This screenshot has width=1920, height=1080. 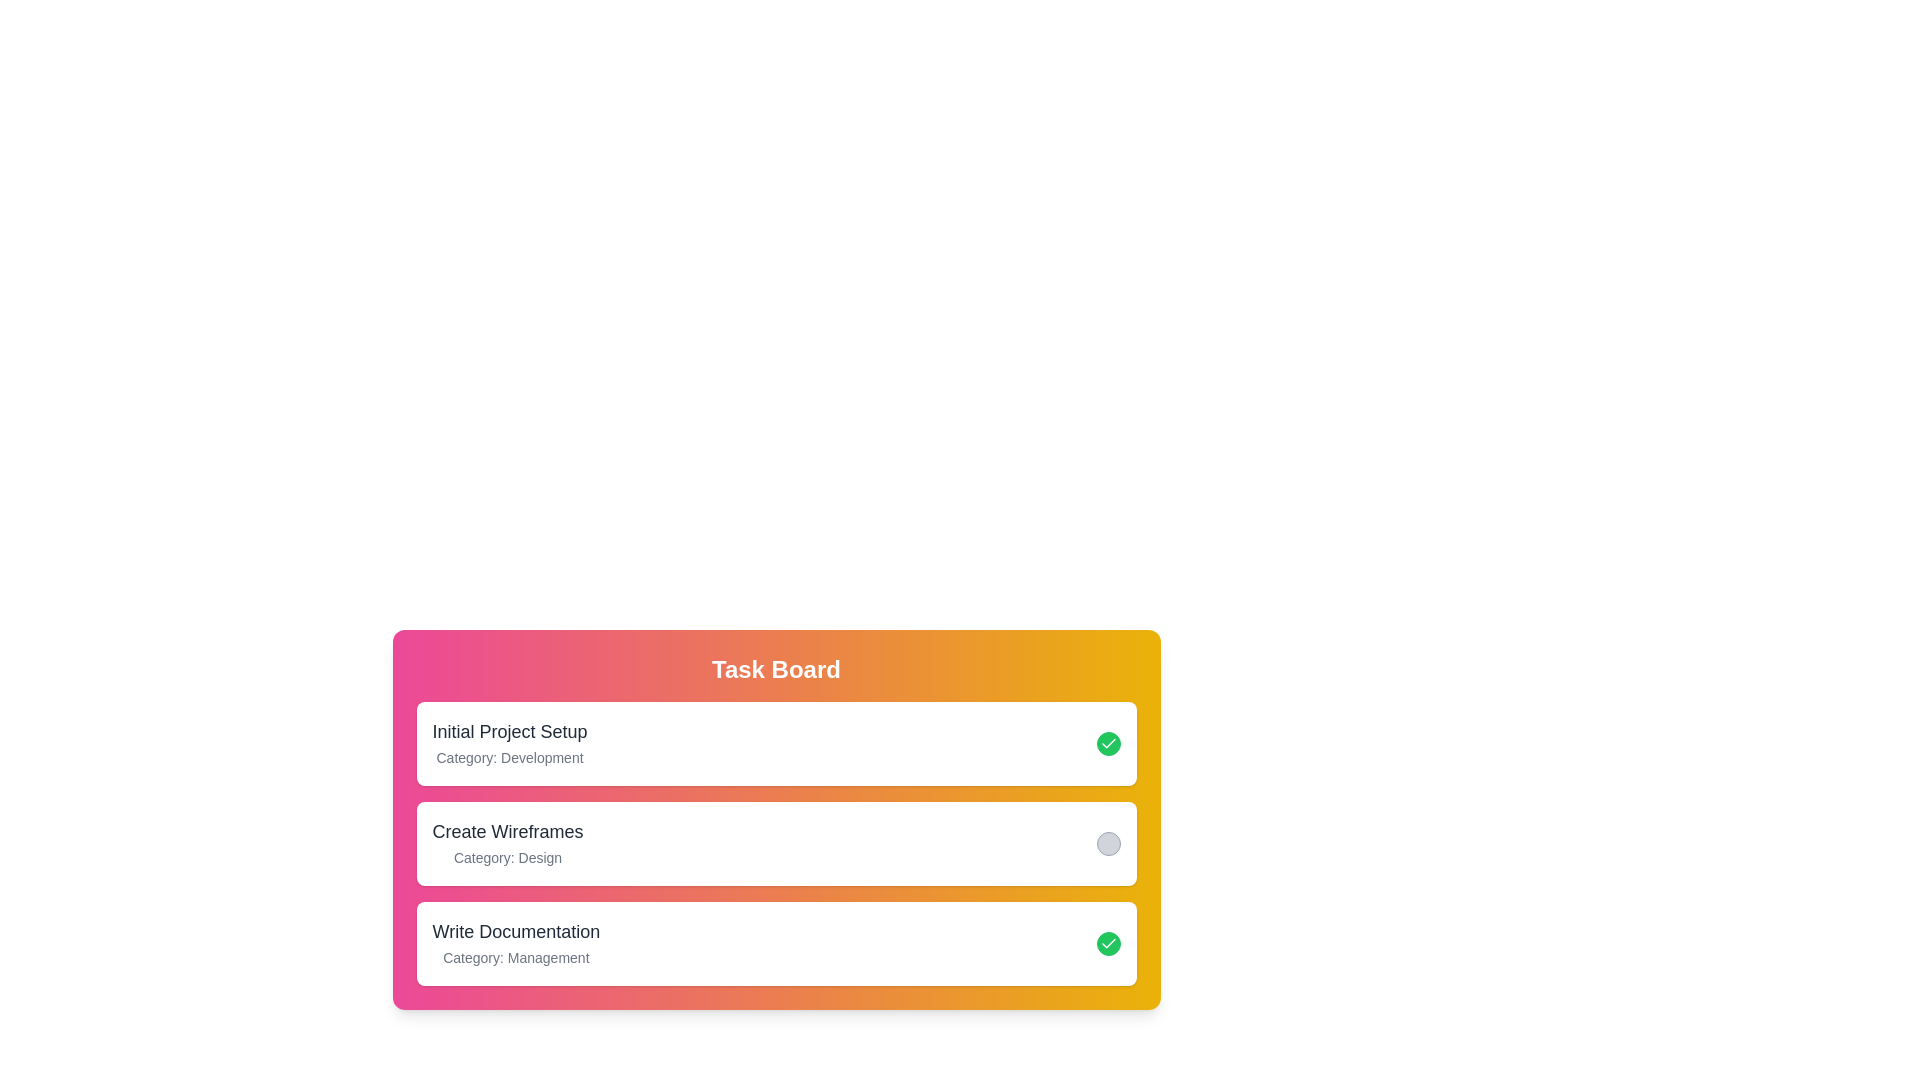 I want to click on the task item Write Documentation to observe its hover effect, so click(x=775, y=944).